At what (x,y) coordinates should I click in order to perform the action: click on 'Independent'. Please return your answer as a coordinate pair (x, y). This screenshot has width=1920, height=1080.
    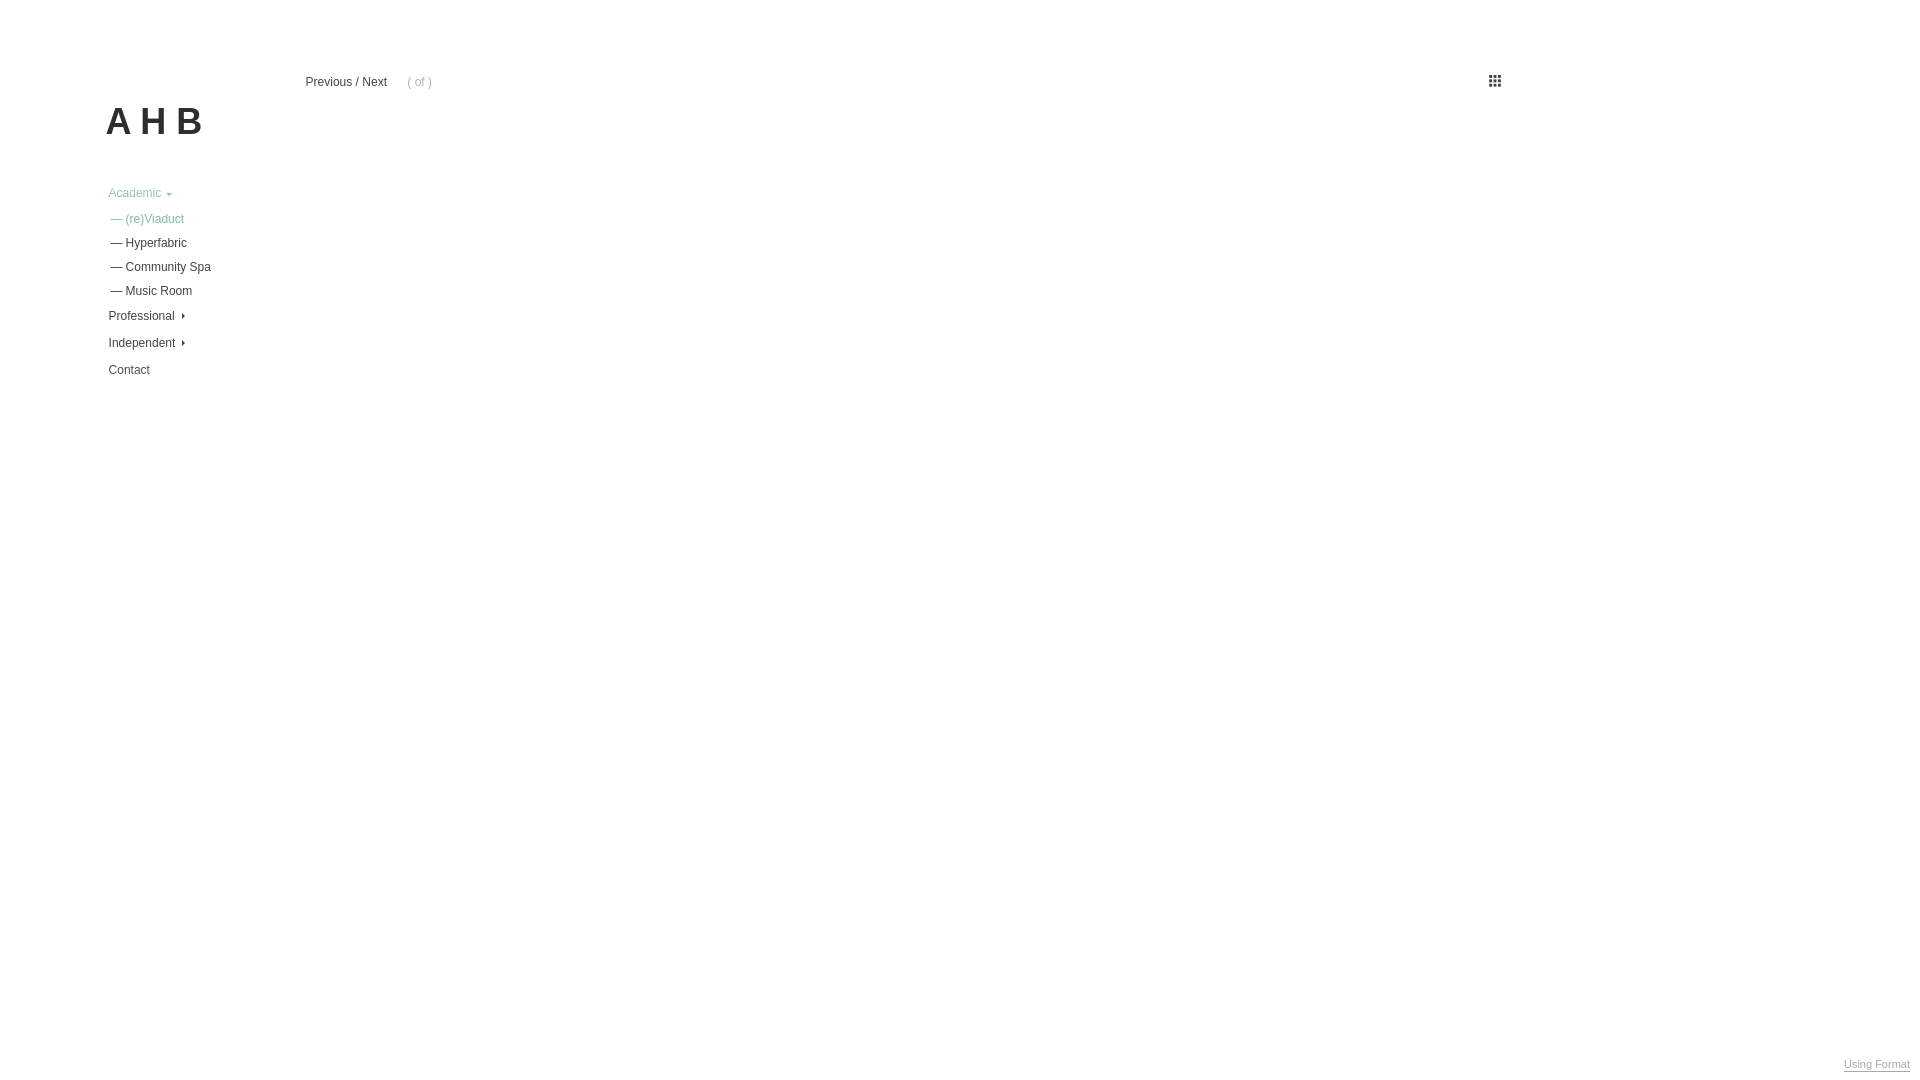
    Looking at the image, I should click on (146, 342).